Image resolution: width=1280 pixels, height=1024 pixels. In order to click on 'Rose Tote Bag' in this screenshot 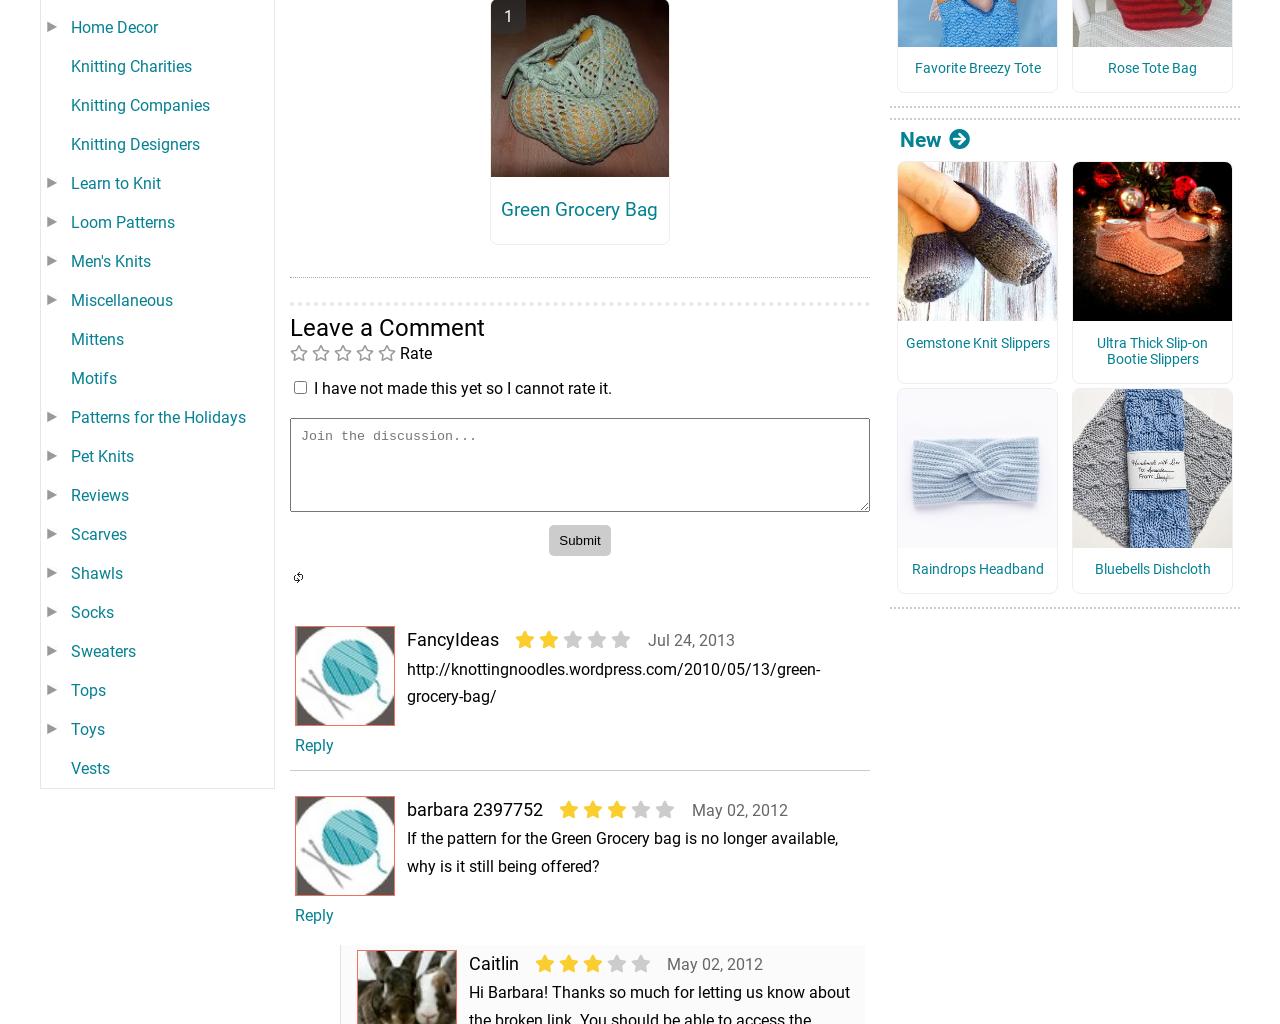, I will do `click(1152, 96)`.